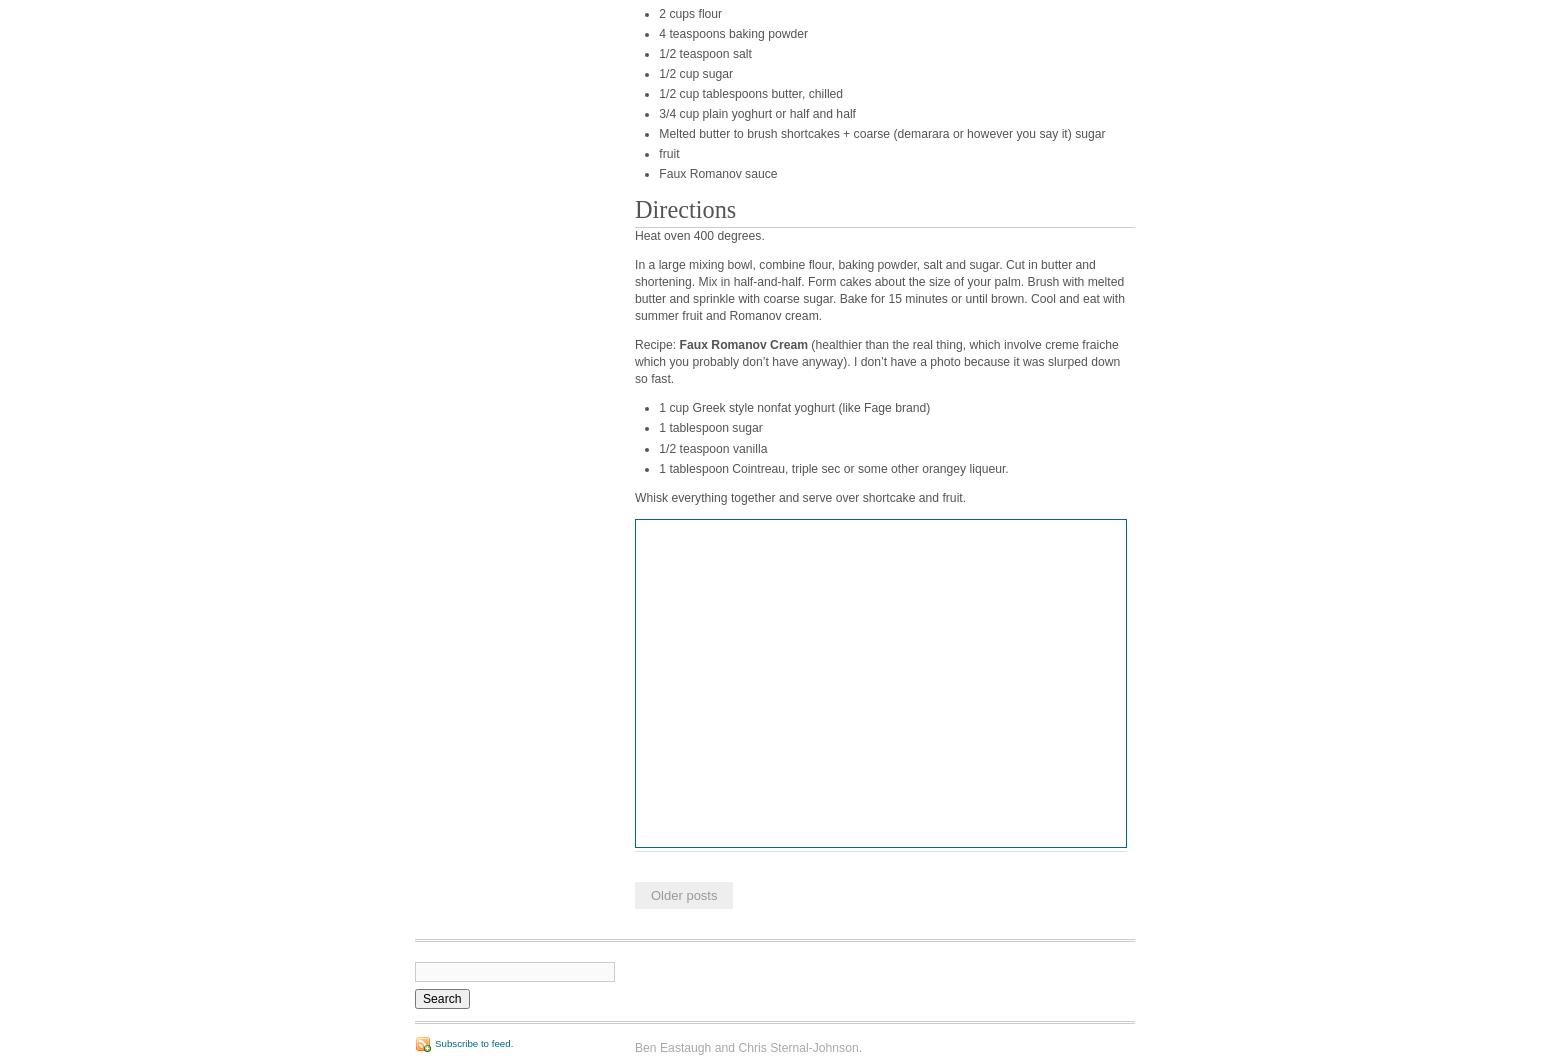  What do you see at coordinates (832, 467) in the screenshot?
I see `'1 tablespoon Cointreau, triple sec or some other orangey liqueur.'` at bounding box center [832, 467].